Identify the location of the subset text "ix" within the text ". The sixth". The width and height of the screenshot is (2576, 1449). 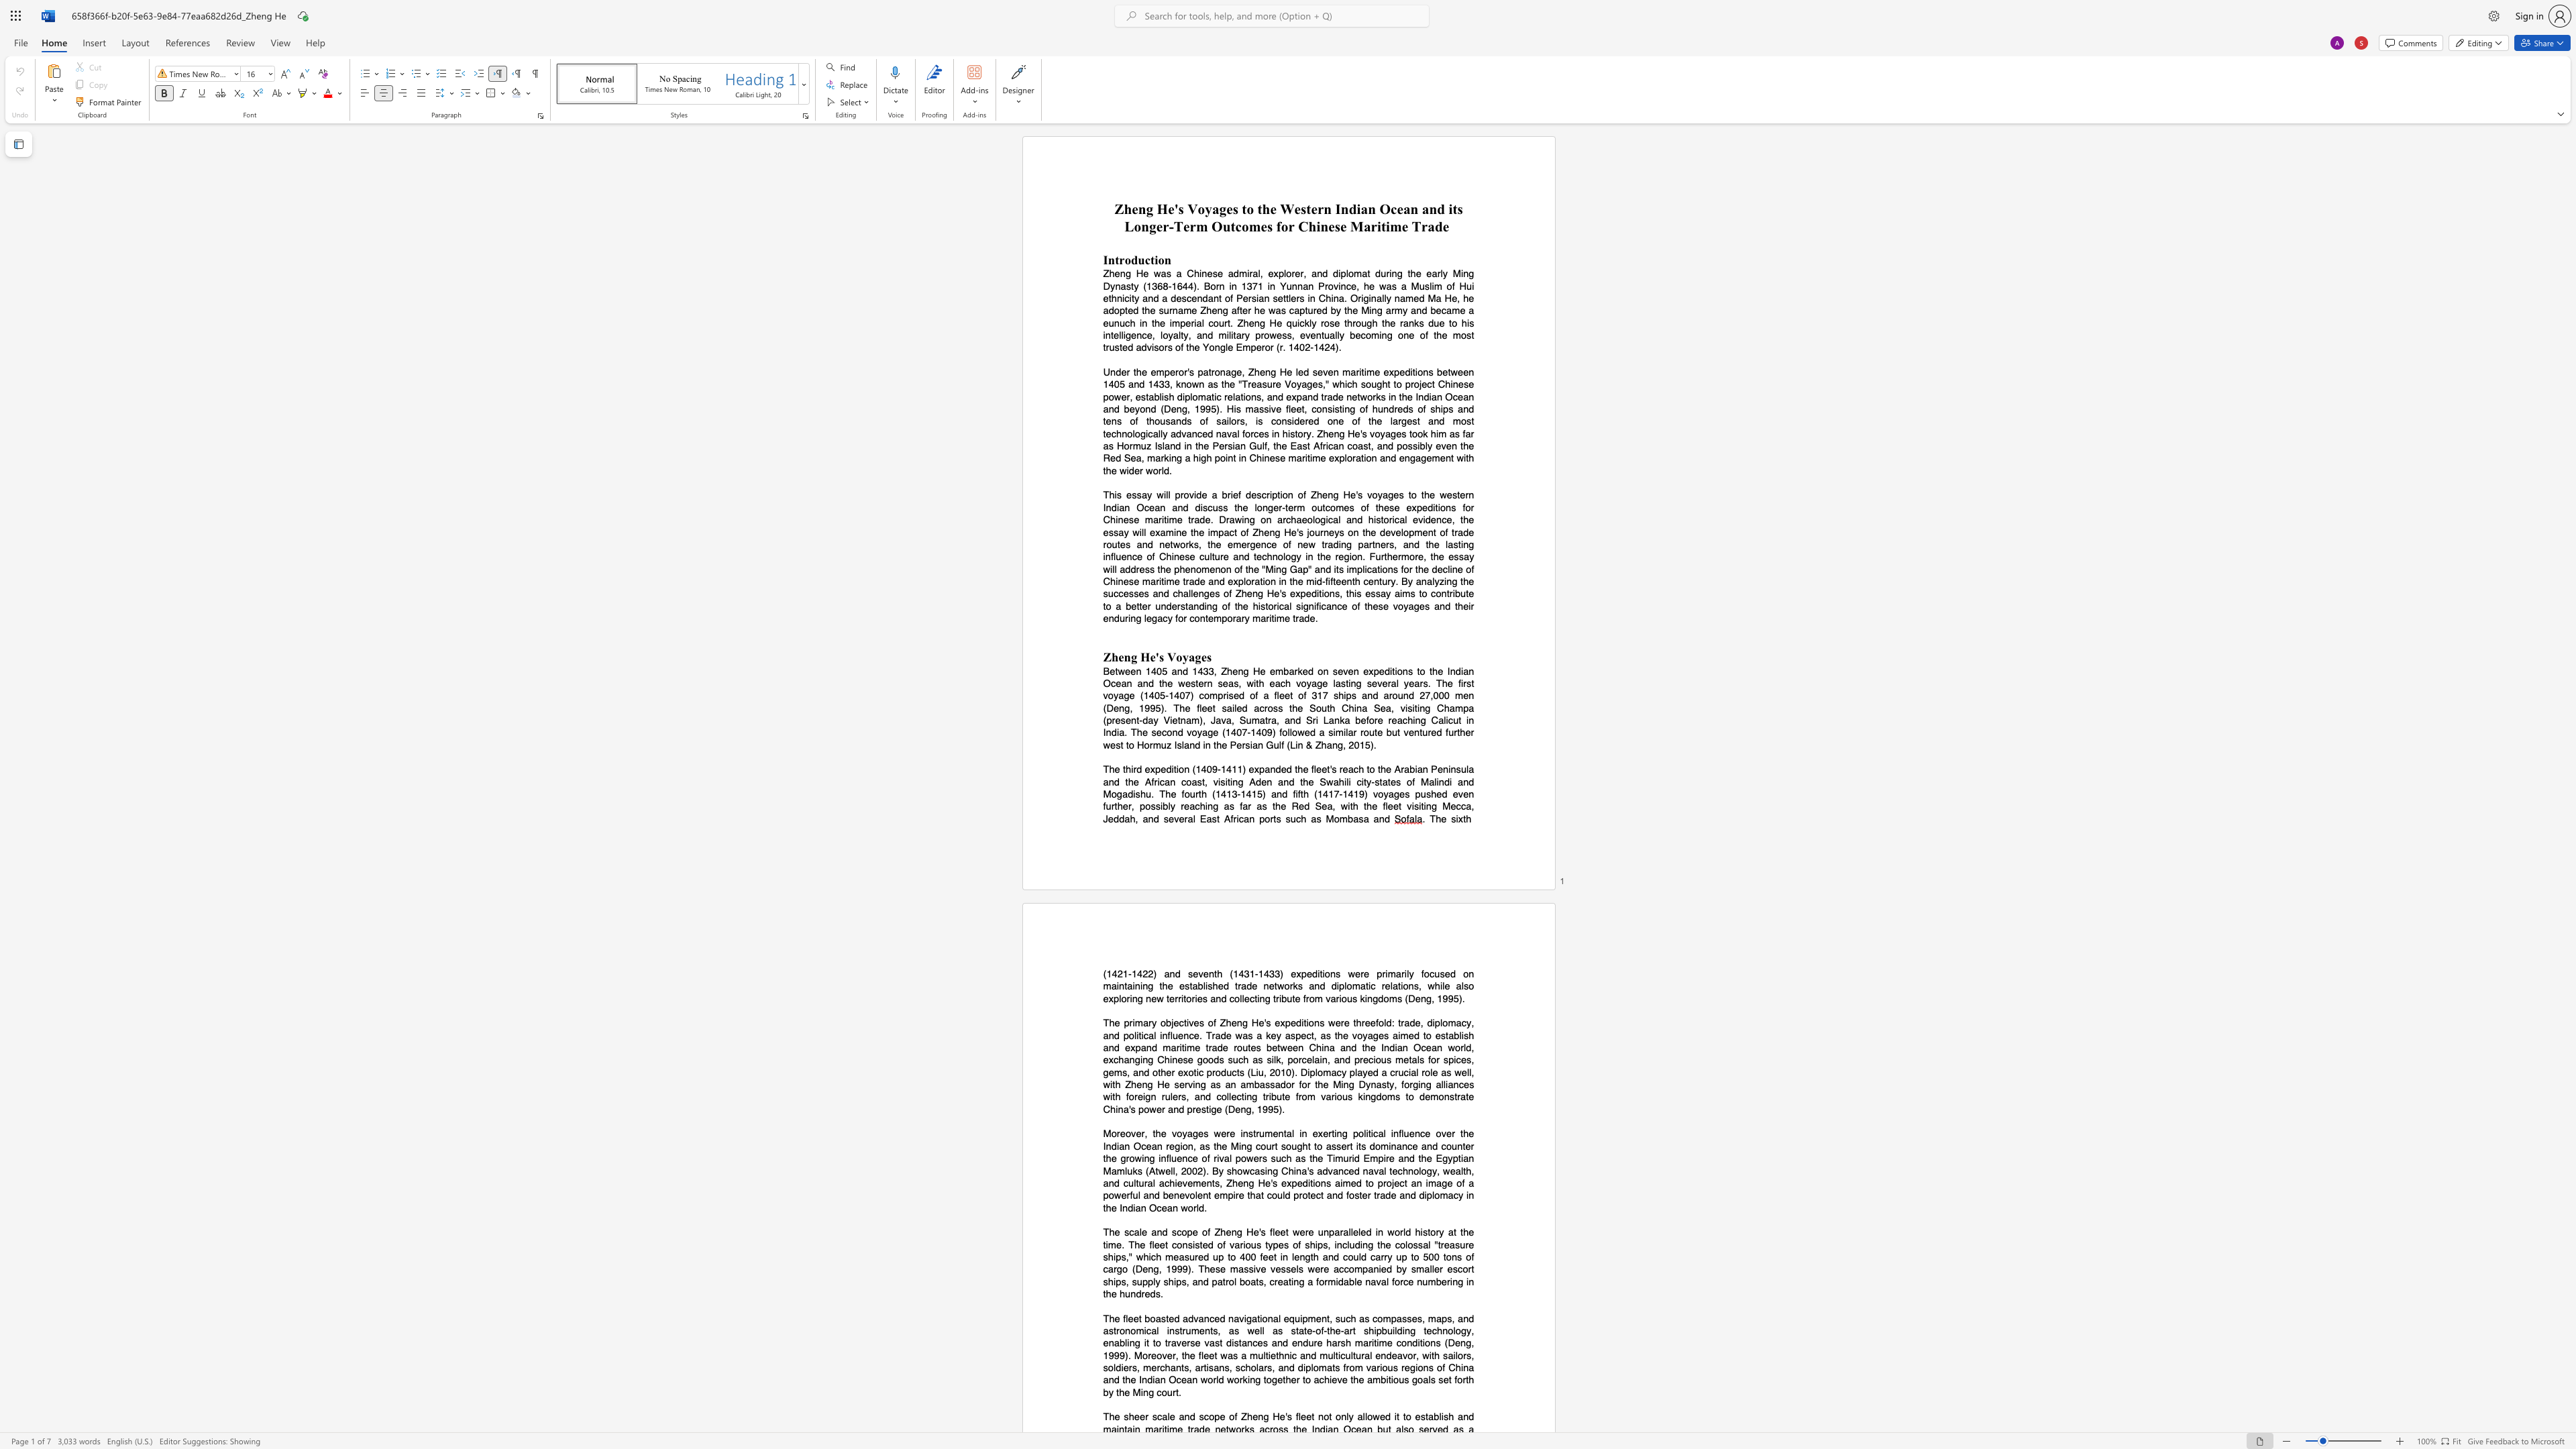
(1454, 817).